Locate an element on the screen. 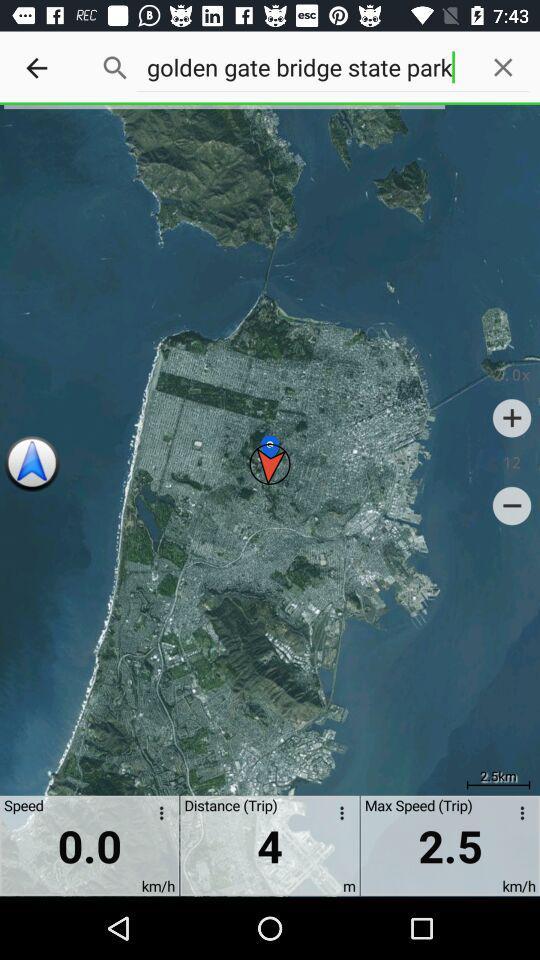 The height and width of the screenshot is (960, 540). the add icon is located at coordinates (512, 417).